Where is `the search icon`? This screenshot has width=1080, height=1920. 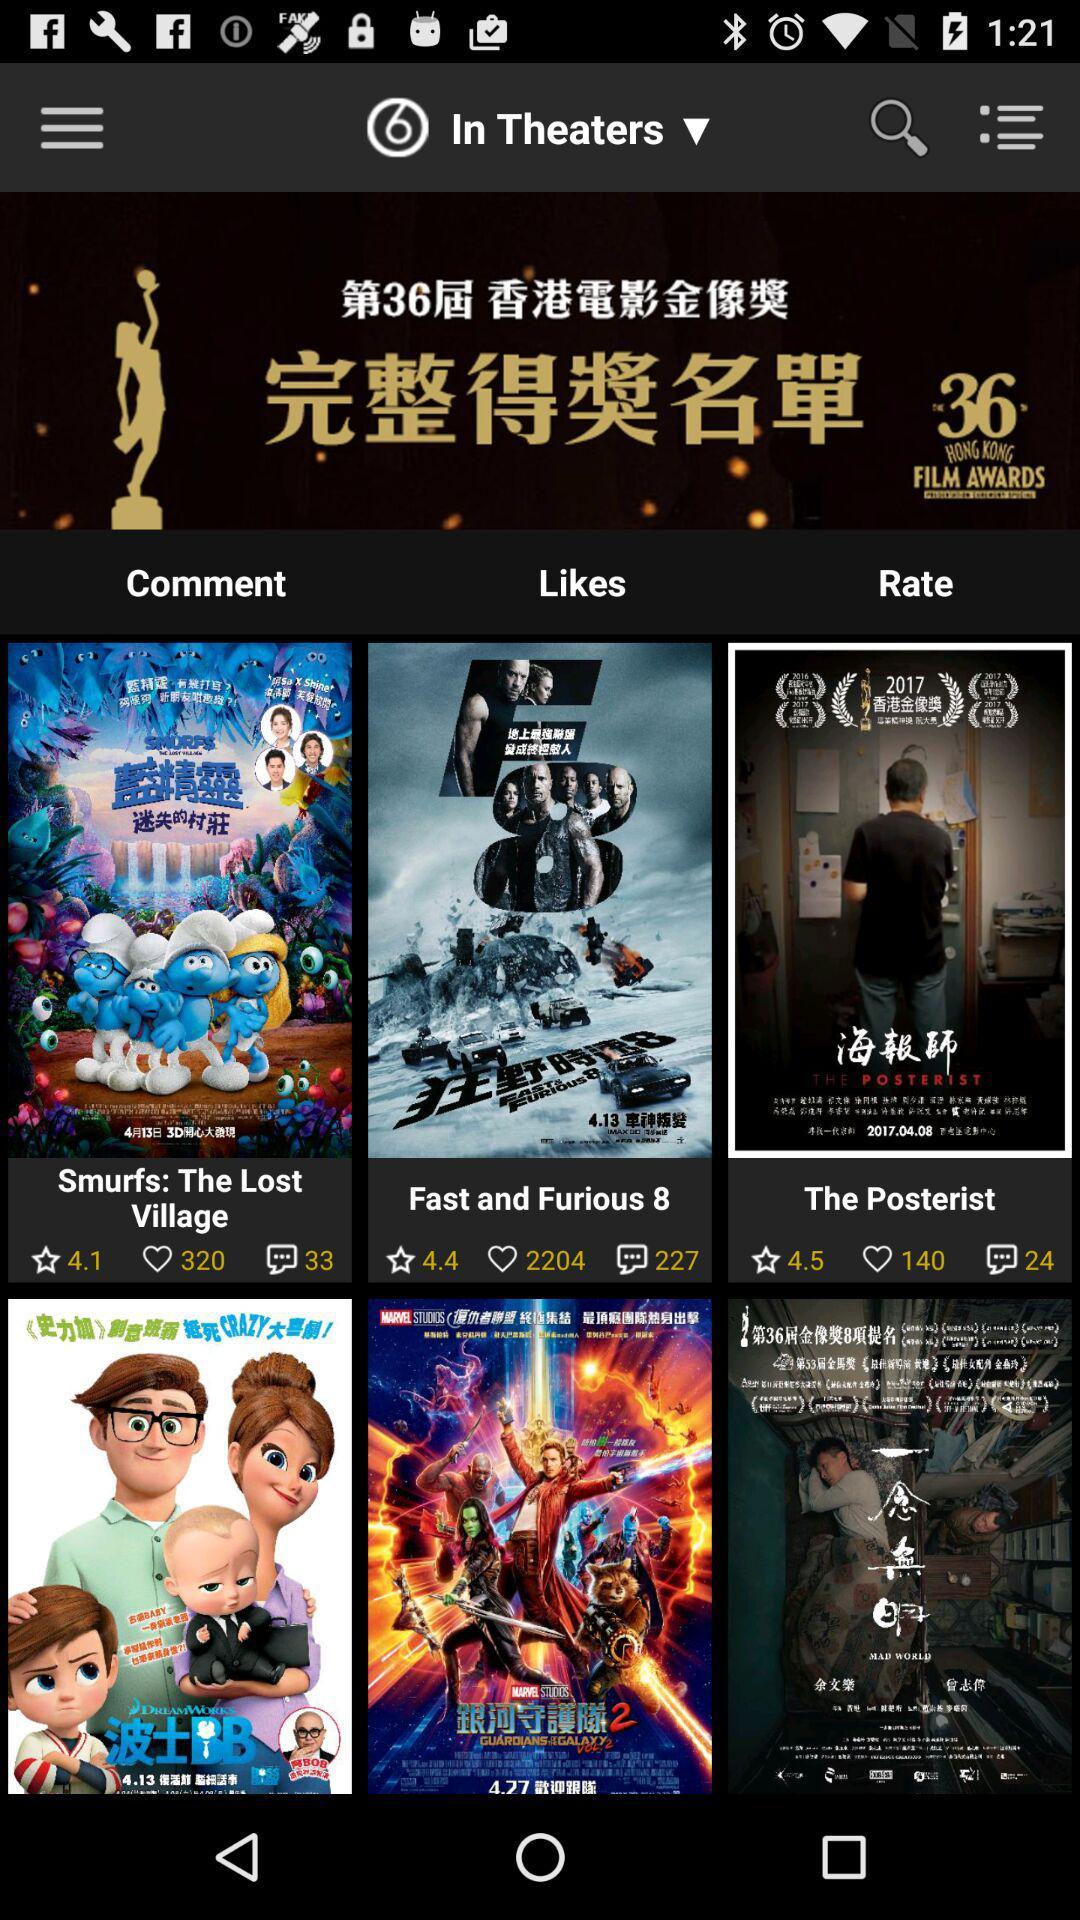
the search icon is located at coordinates (911, 135).